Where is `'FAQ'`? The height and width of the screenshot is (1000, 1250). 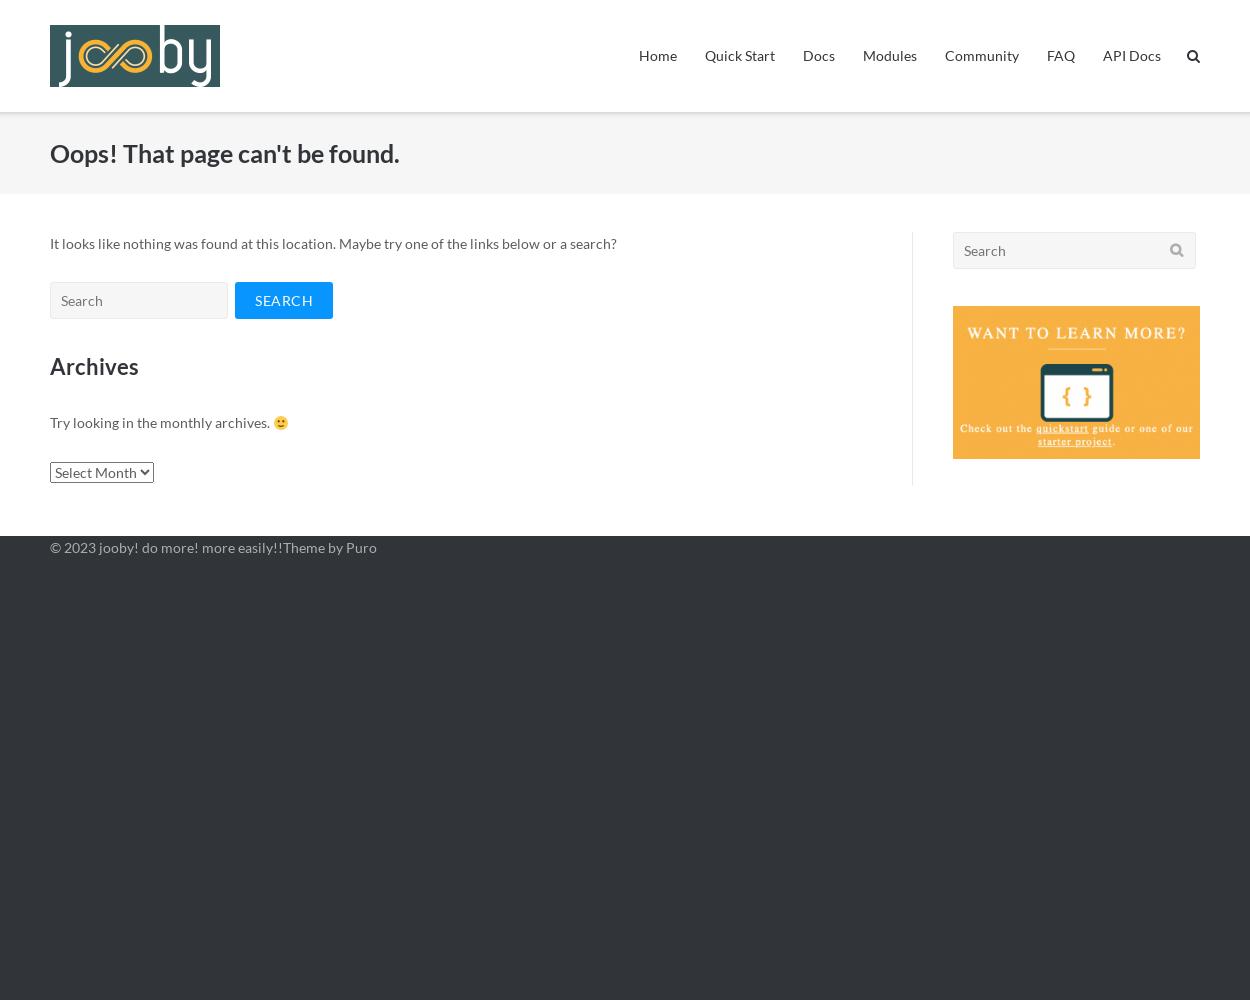
'FAQ' is located at coordinates (1061, 55).